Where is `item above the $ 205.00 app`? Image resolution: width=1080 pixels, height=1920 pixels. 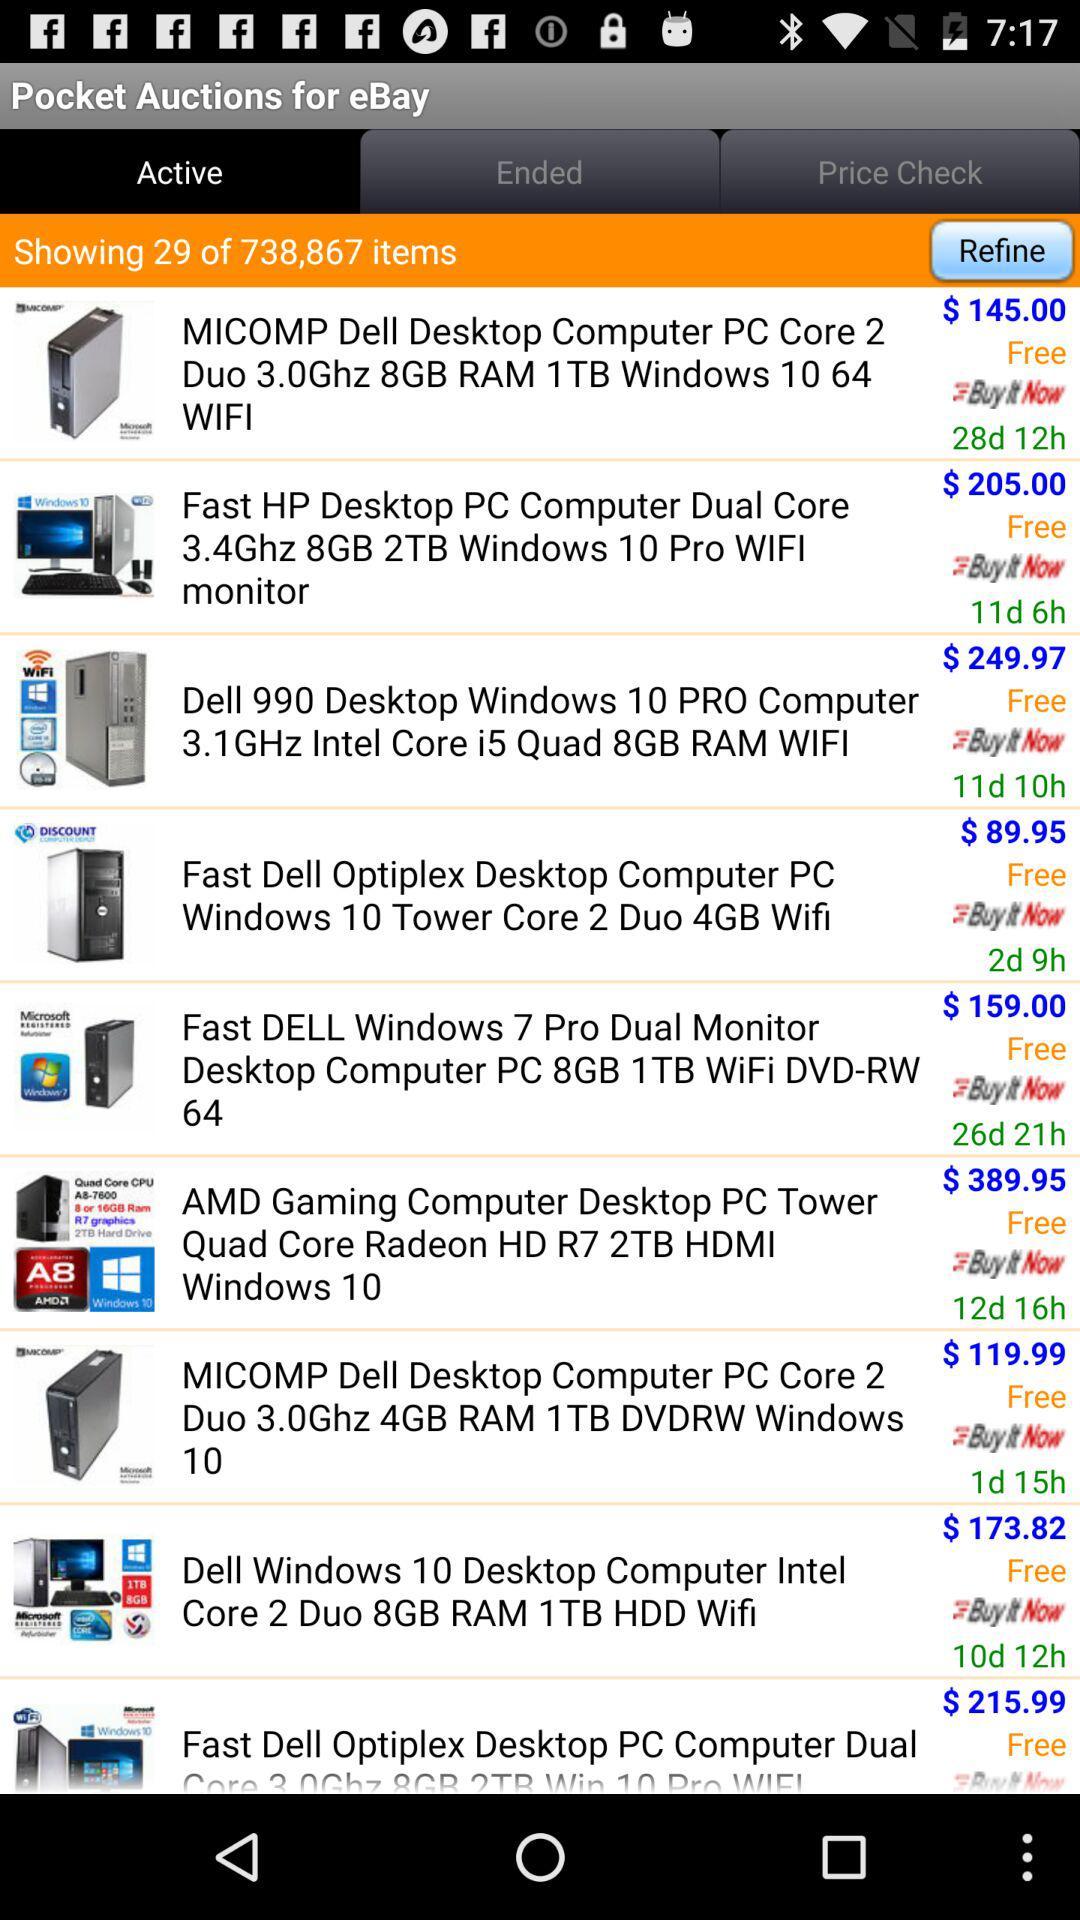 item above the $ 205.00 app is located at coordinates (1009, 435).